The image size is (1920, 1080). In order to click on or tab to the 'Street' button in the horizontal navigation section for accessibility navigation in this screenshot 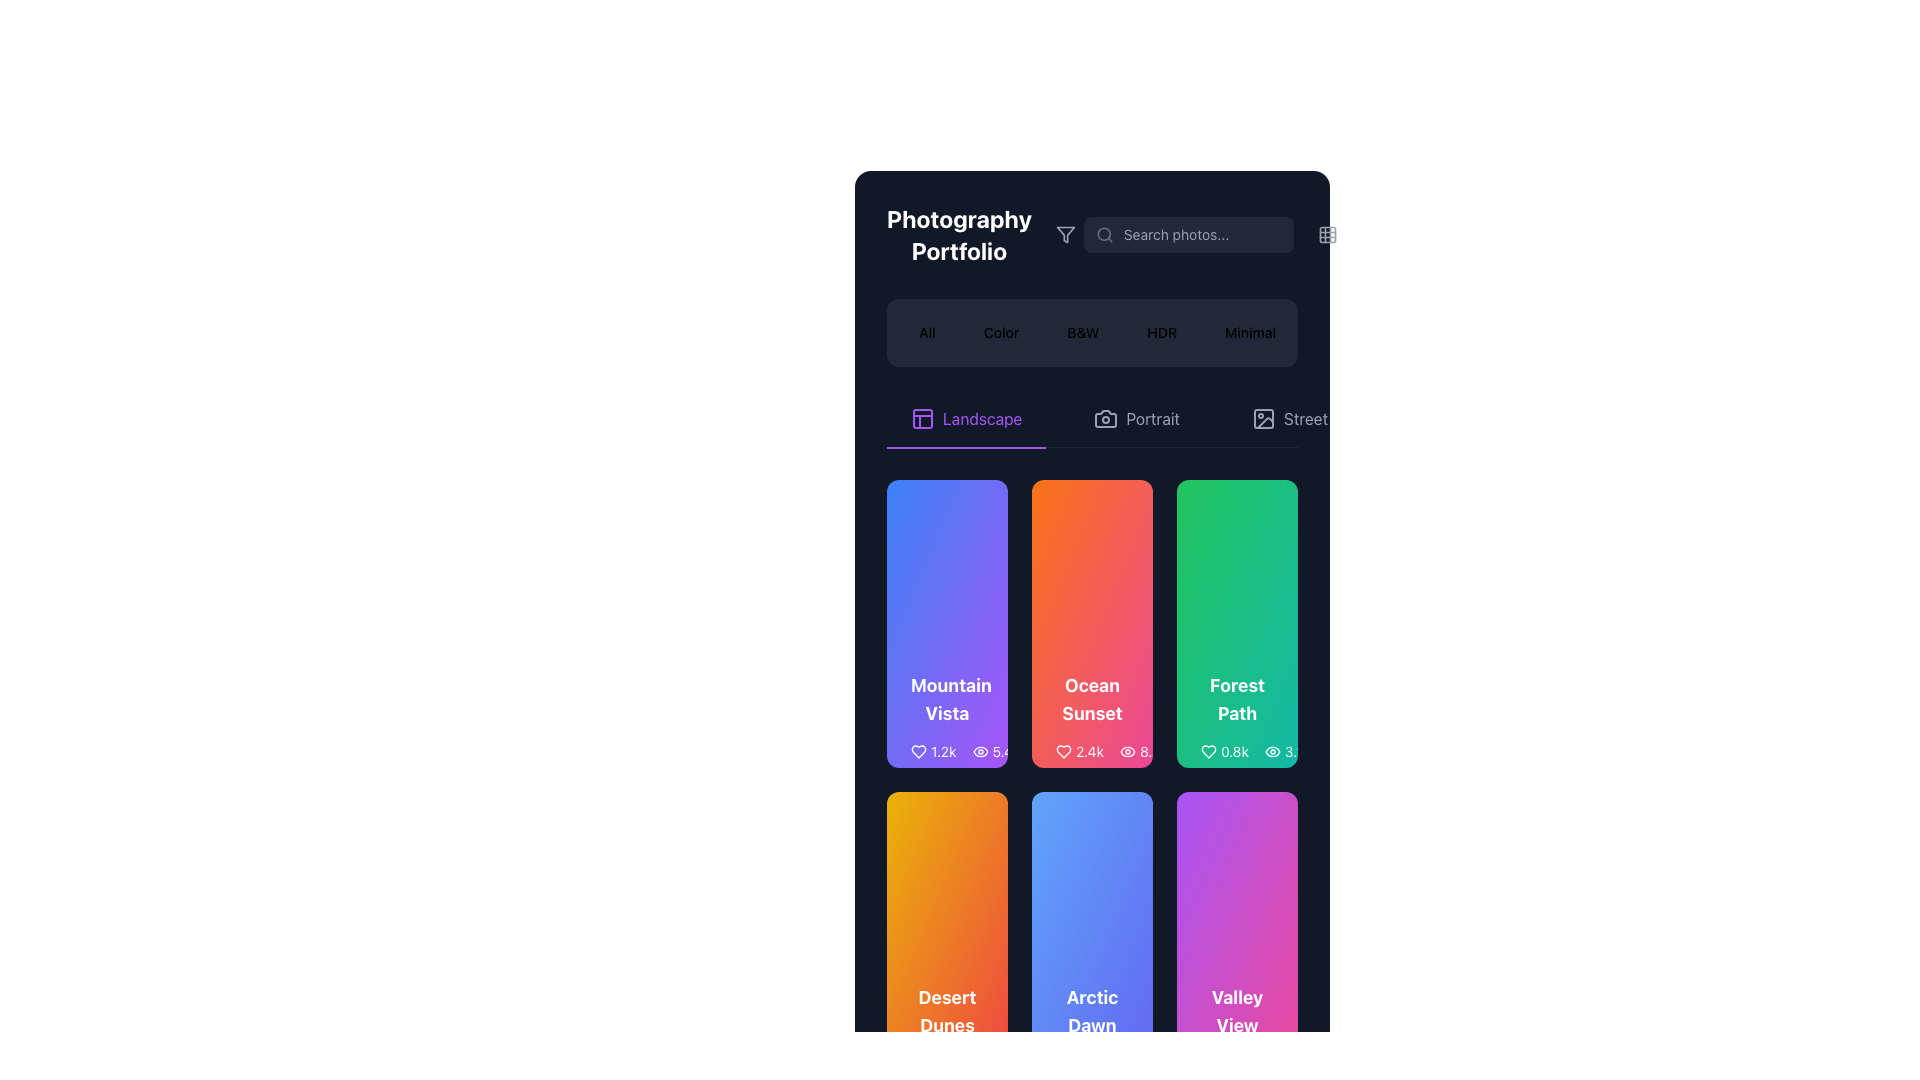, I will do `click(1305, 418)`.